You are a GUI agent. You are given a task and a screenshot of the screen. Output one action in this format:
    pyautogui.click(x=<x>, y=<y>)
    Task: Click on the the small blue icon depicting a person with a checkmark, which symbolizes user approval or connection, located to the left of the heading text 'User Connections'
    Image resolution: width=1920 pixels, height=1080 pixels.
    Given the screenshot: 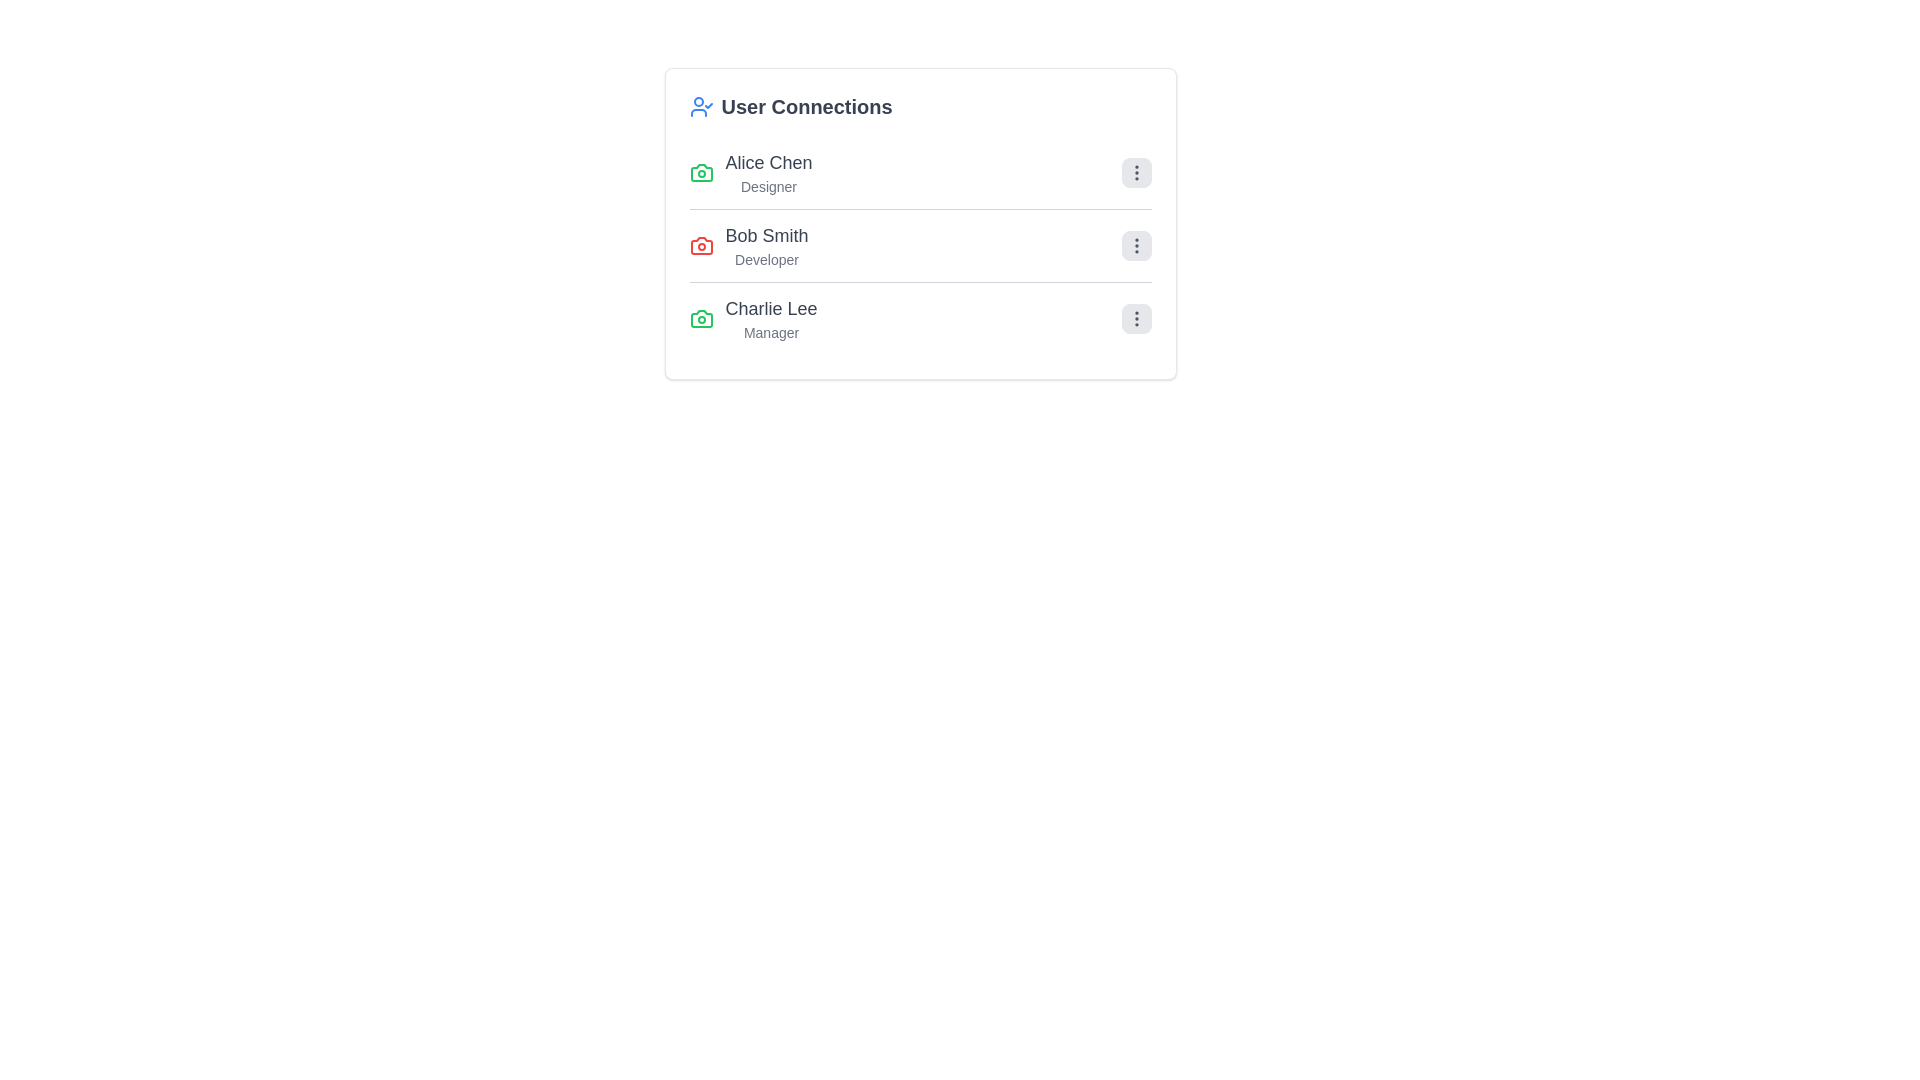 What is the action you would take?
    pyautogui.click(x=701, y=107)
    